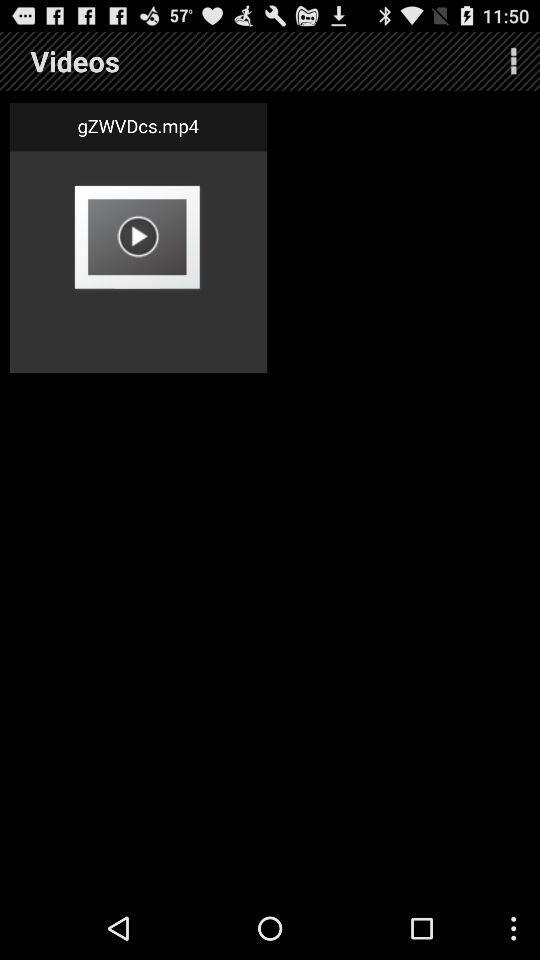 This screenshot has width=540, height=960. I want to click on gzwvdcs.mp4 icon, so click(137, 125).